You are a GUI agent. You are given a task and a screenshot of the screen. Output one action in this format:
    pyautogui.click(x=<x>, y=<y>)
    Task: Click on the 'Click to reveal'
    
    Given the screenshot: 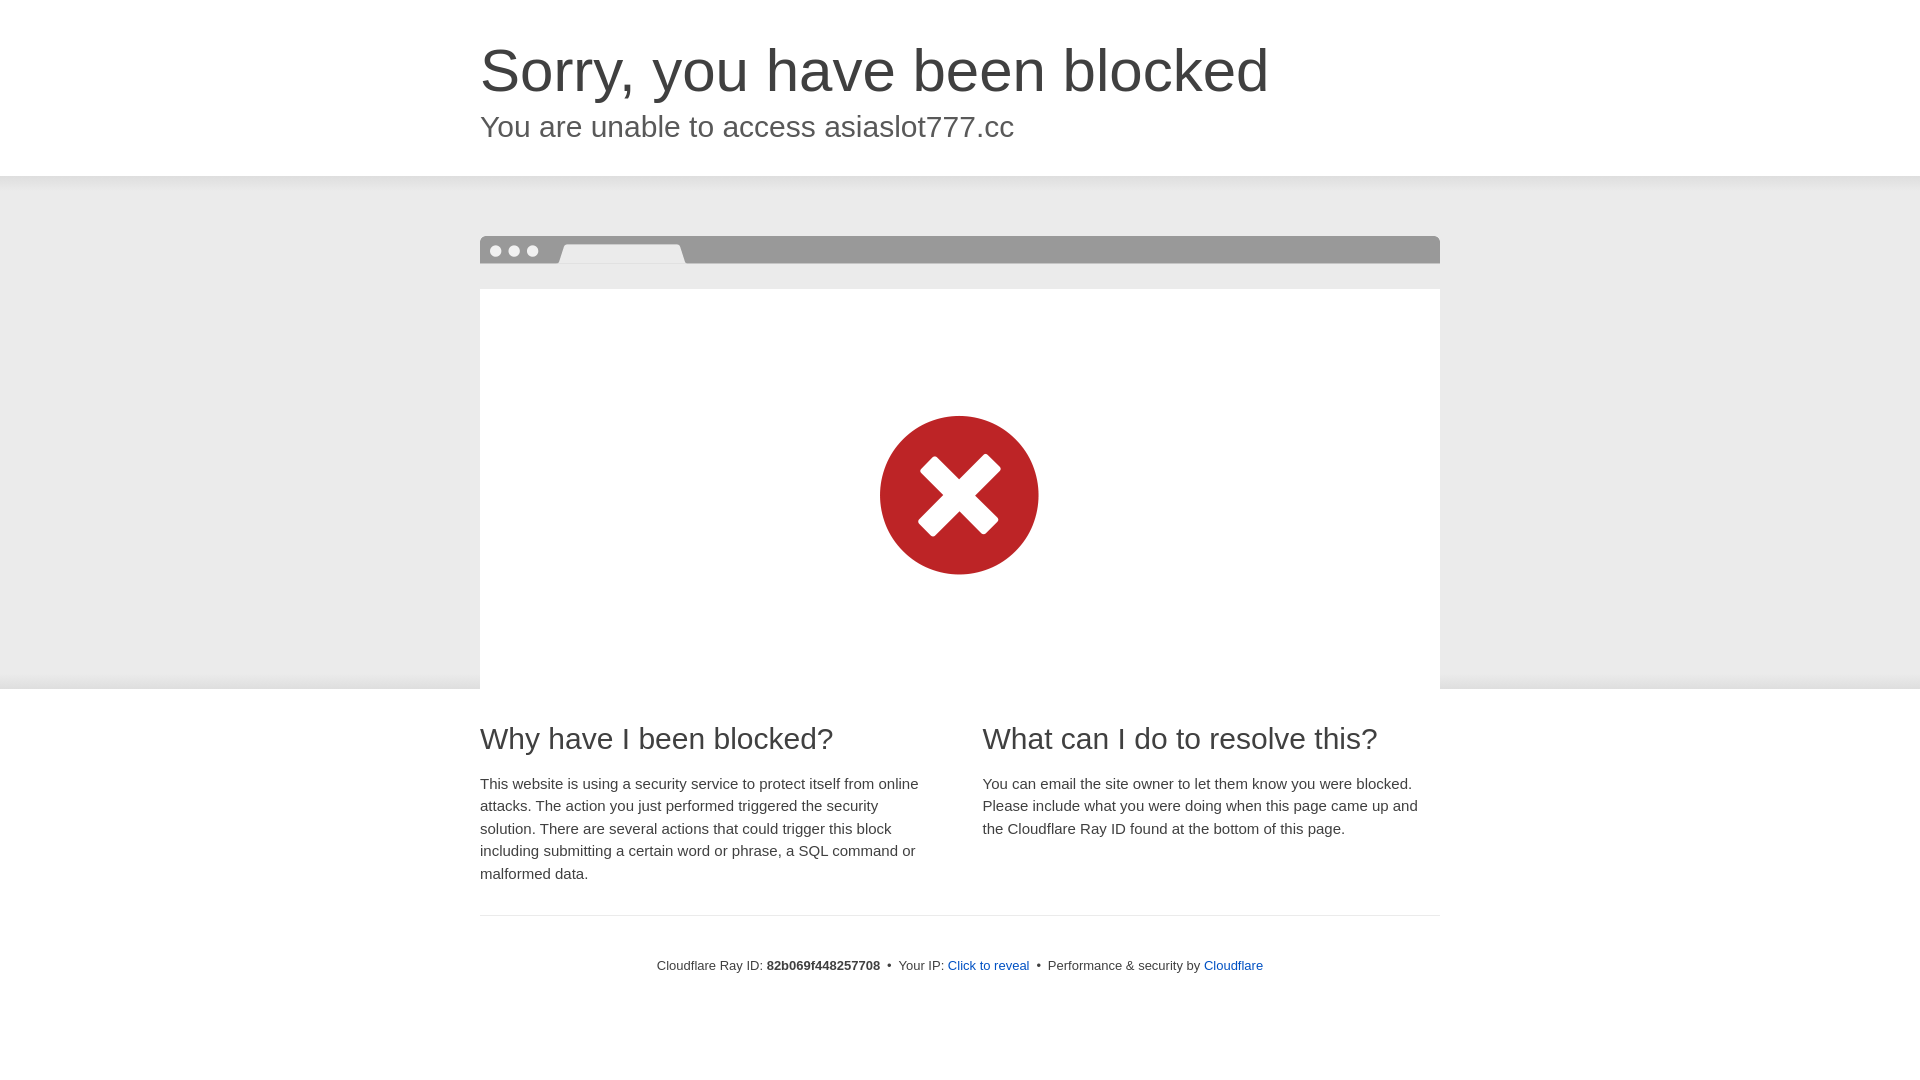 What is the action you would take?
    pyautogui.click(x=947, y=964)
    